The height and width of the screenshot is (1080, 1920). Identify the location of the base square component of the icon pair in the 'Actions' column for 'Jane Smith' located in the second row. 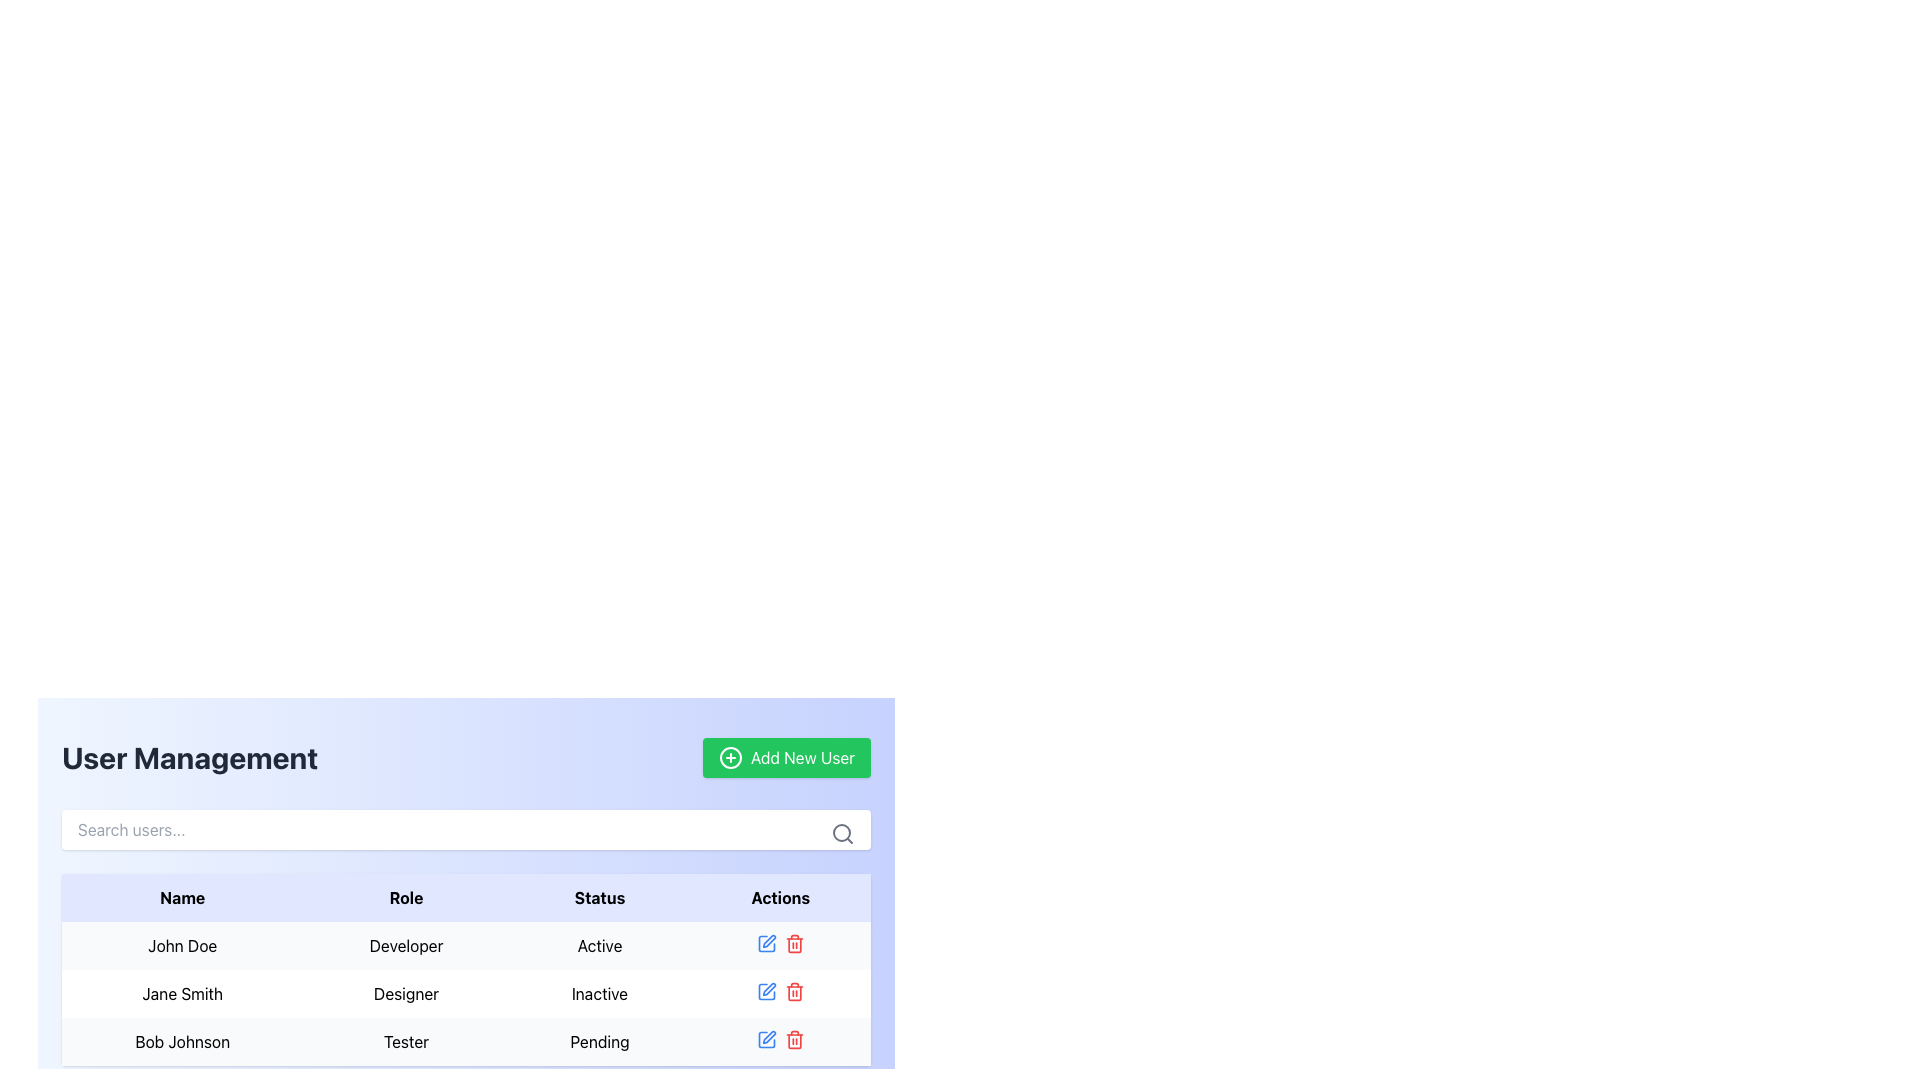
(765, 991).